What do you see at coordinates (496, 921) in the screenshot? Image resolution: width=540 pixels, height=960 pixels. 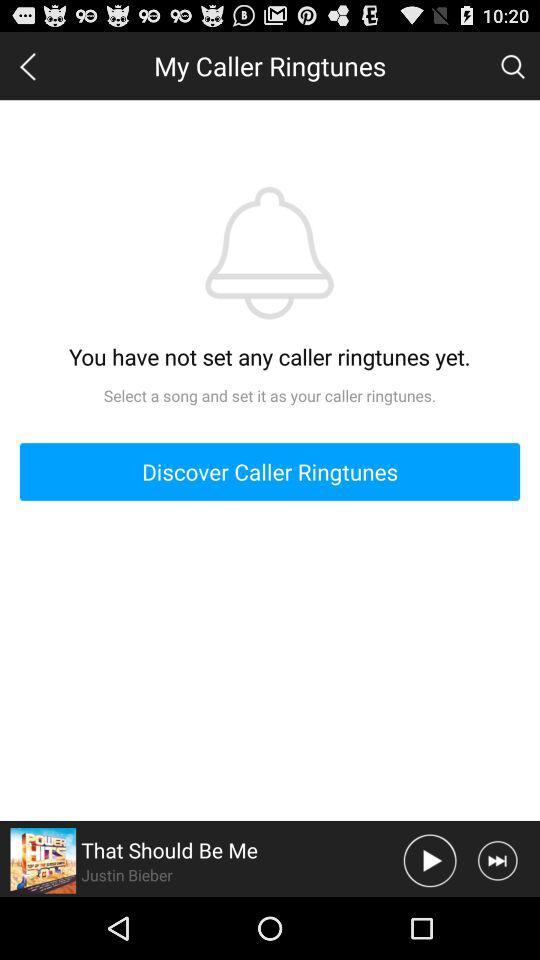 I see `the skip_next icon` at bounding box center [496, 921].